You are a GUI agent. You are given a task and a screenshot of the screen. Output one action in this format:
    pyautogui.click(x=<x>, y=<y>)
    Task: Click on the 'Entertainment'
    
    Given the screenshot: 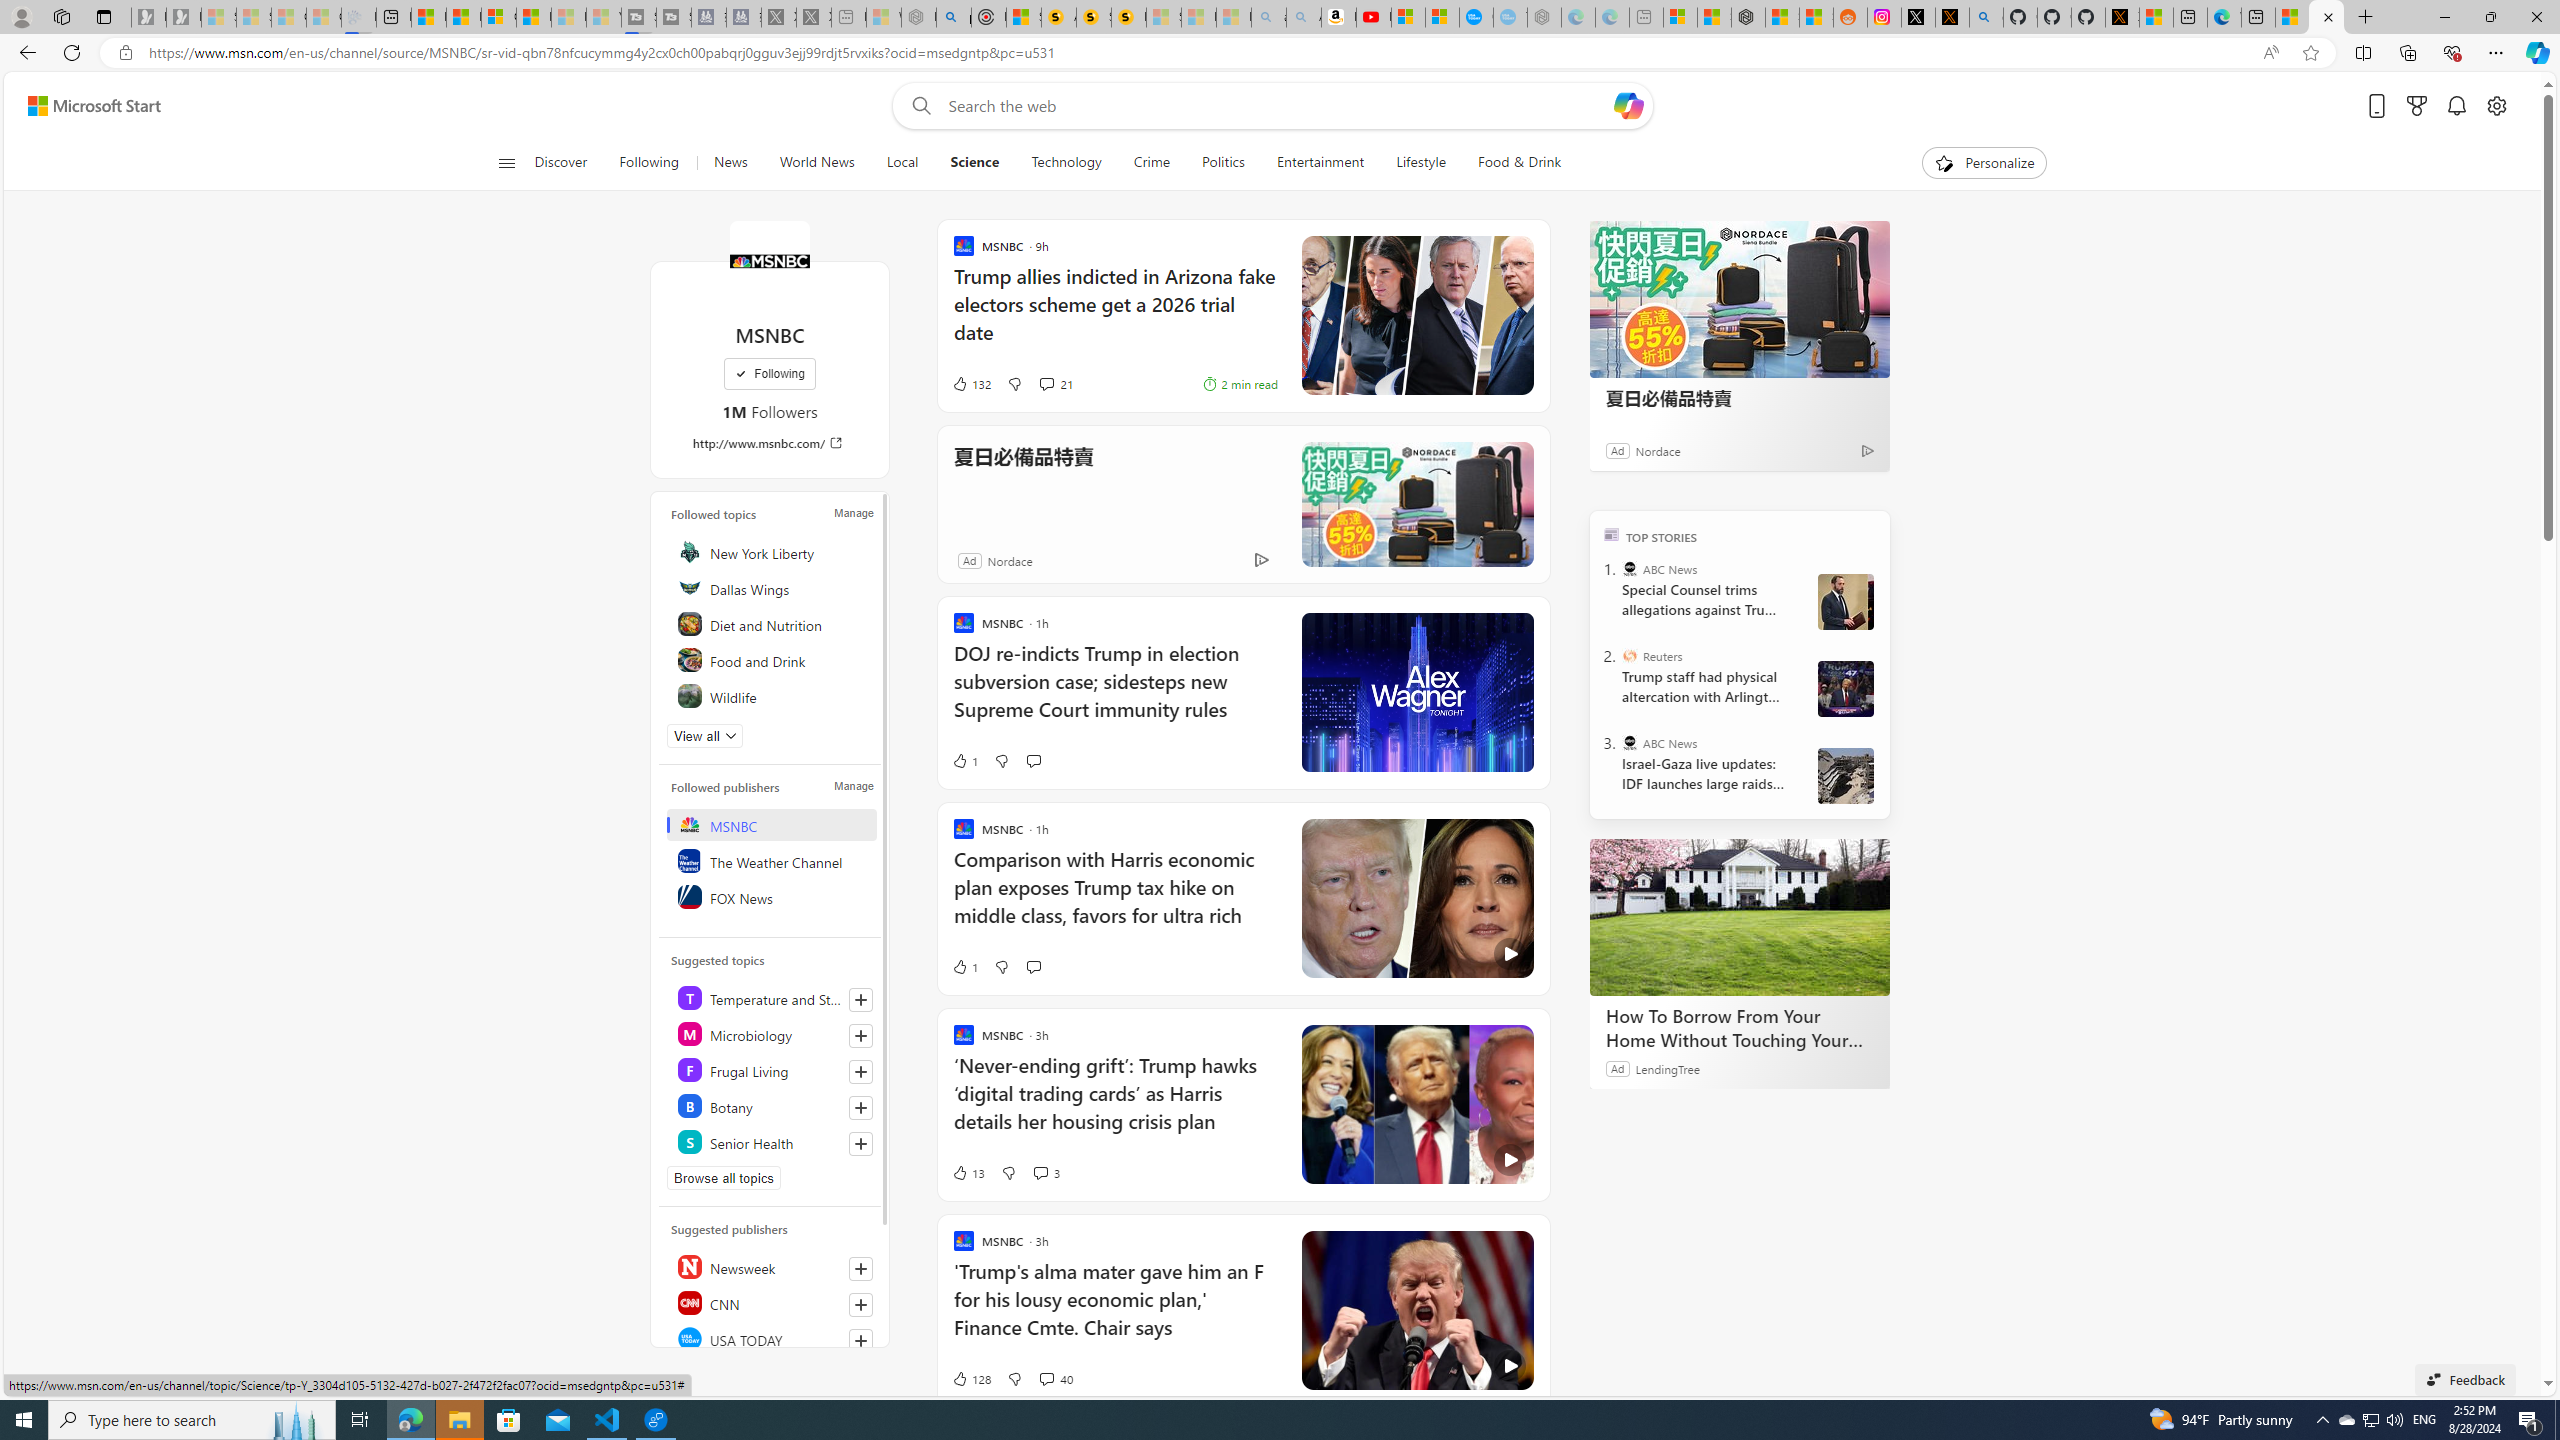 What is the action you would take?
    pyautogui.click(x=1318, y=162)
    